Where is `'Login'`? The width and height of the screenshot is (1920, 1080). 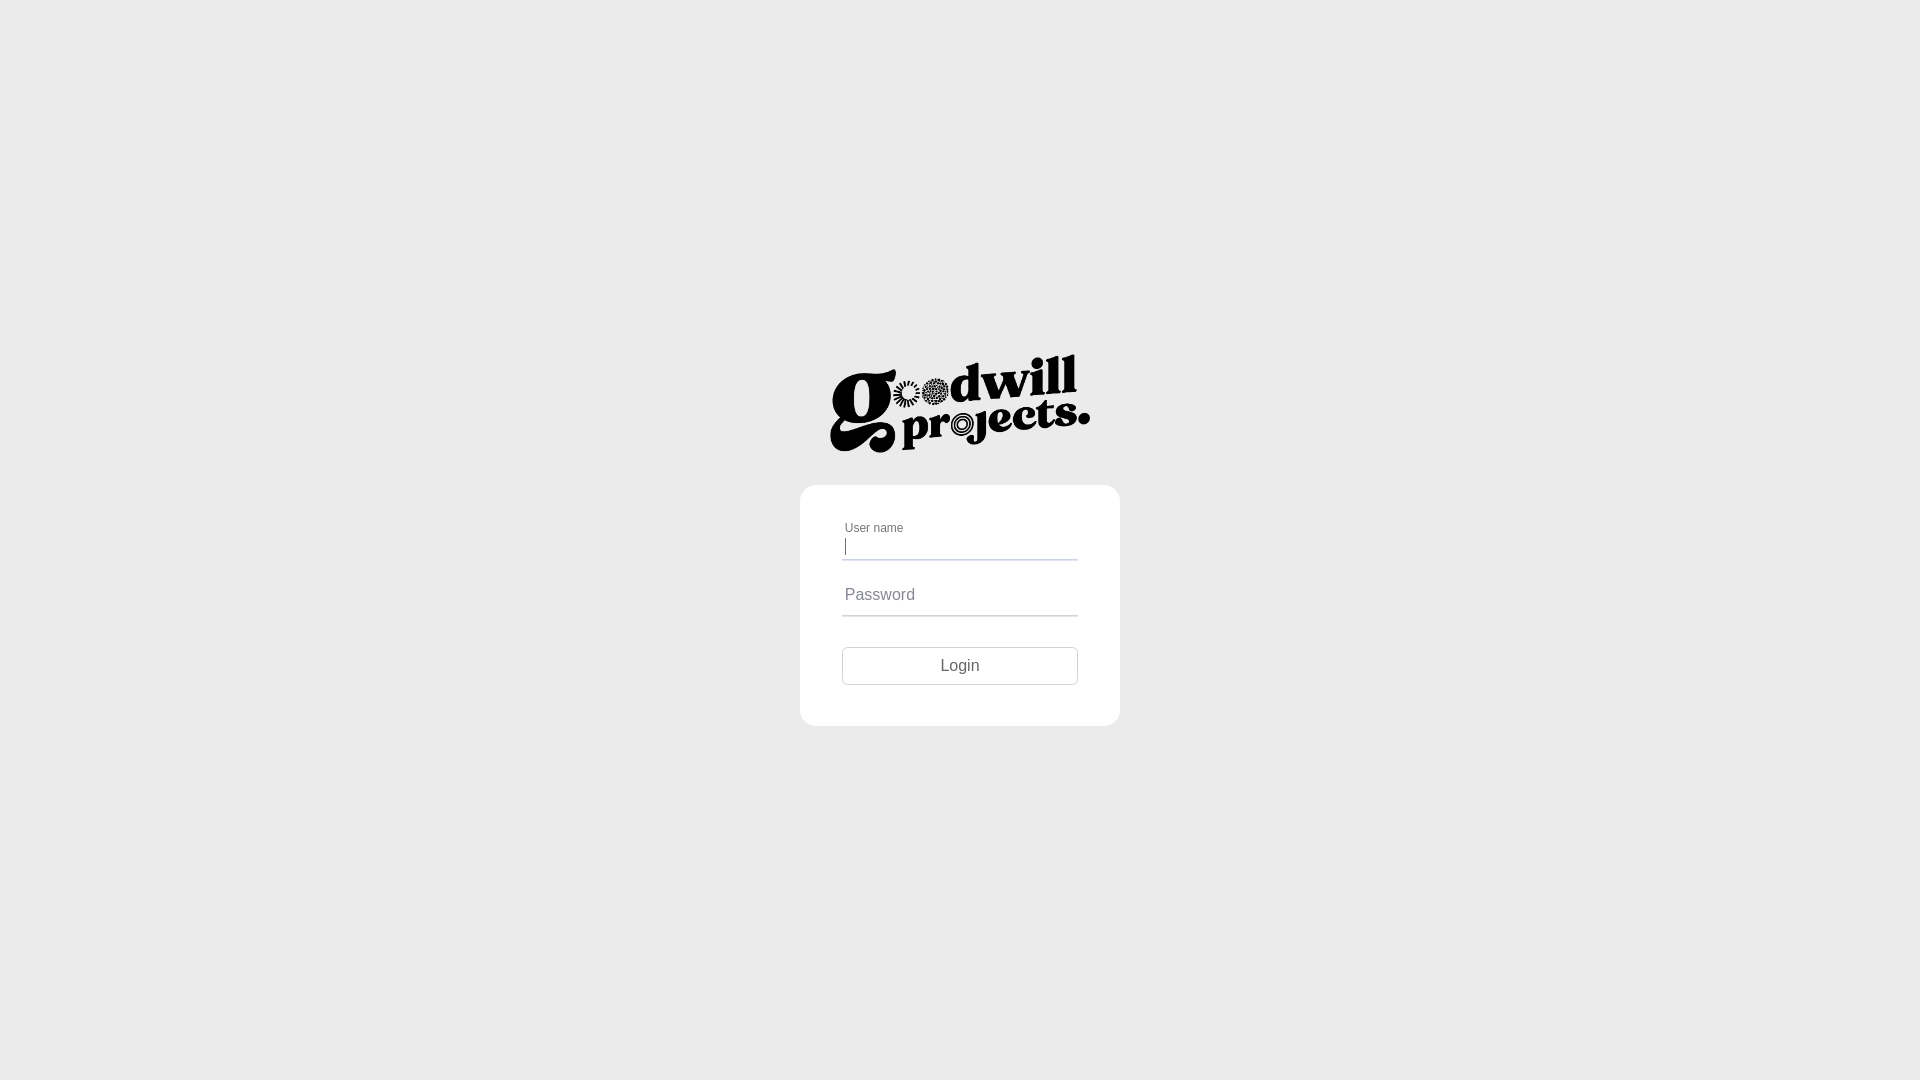 'Login' is located at coordinates (960, 666).